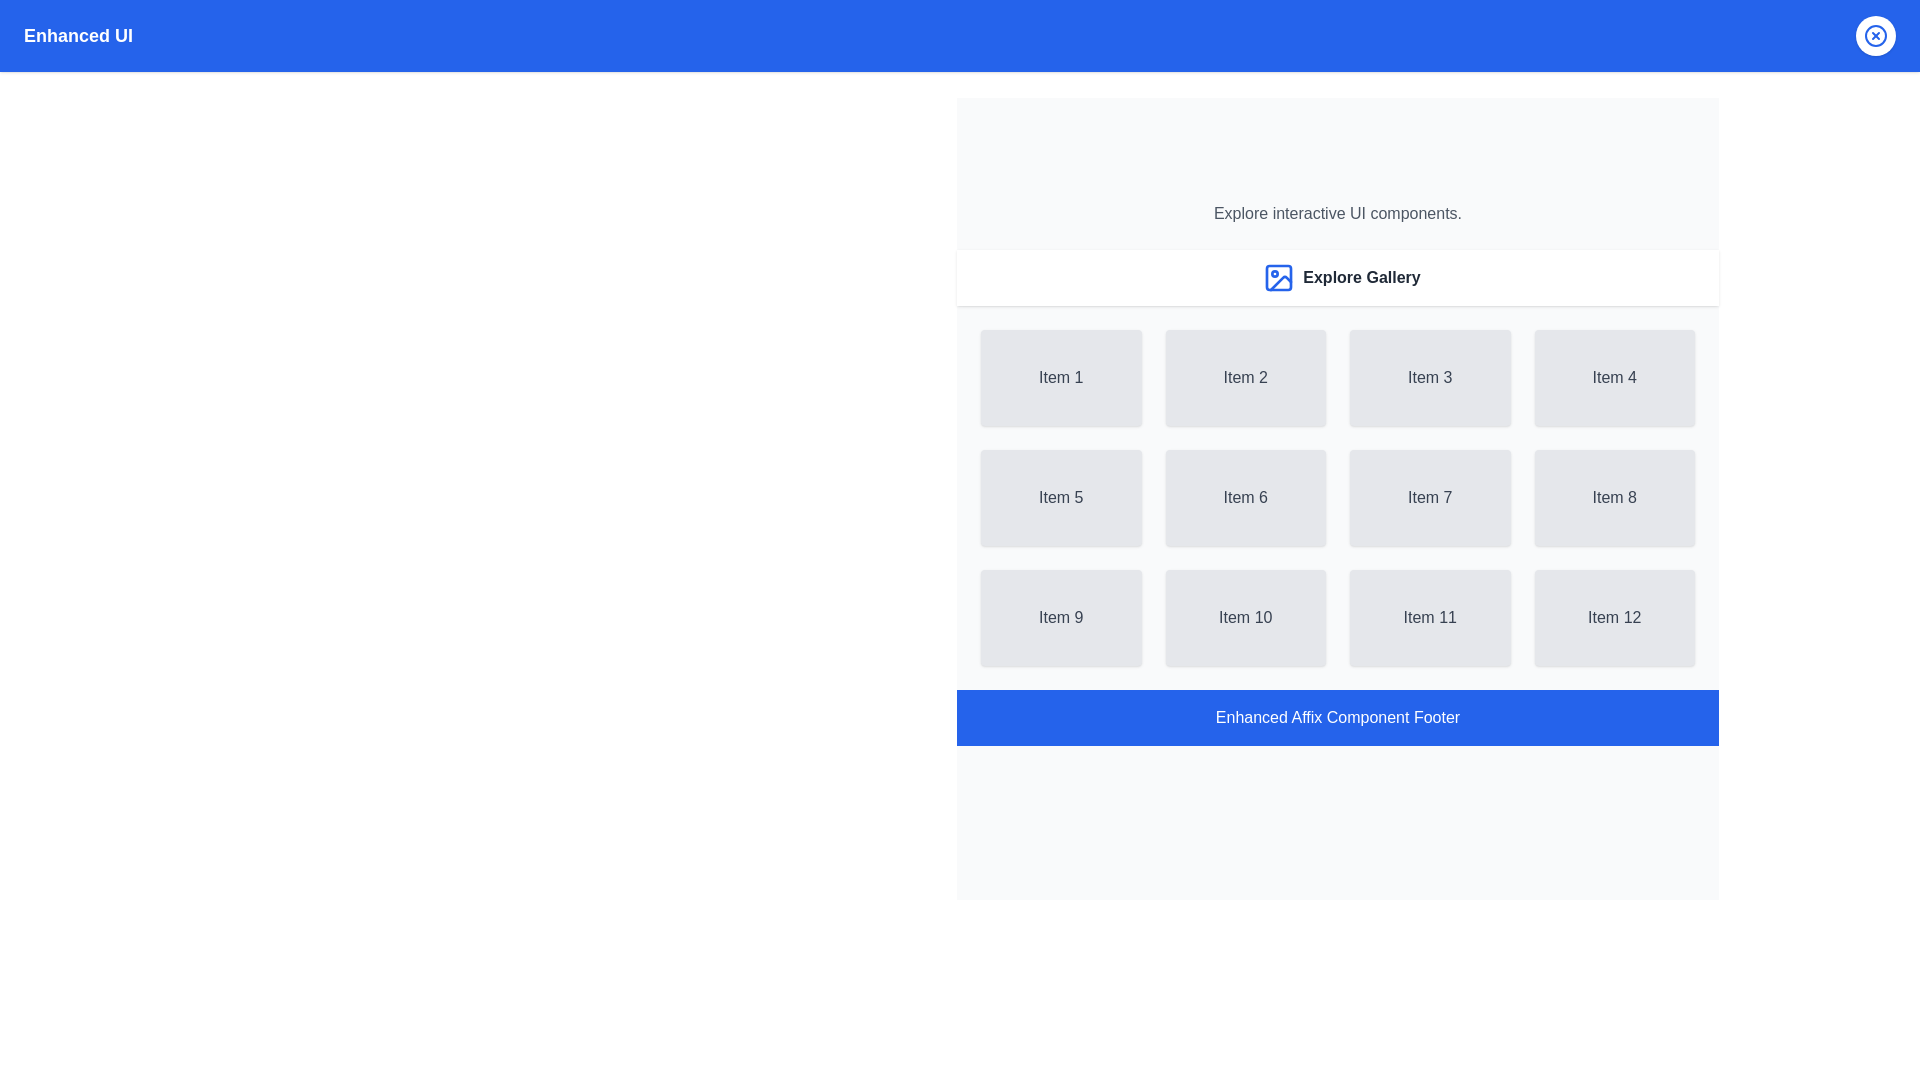 The width and height of the screenshot is (1920, 1080). I want to click on the static text display component showcasing 'Item 8' located in the second row, fourth column of the grid layout, so click(1614, 496).